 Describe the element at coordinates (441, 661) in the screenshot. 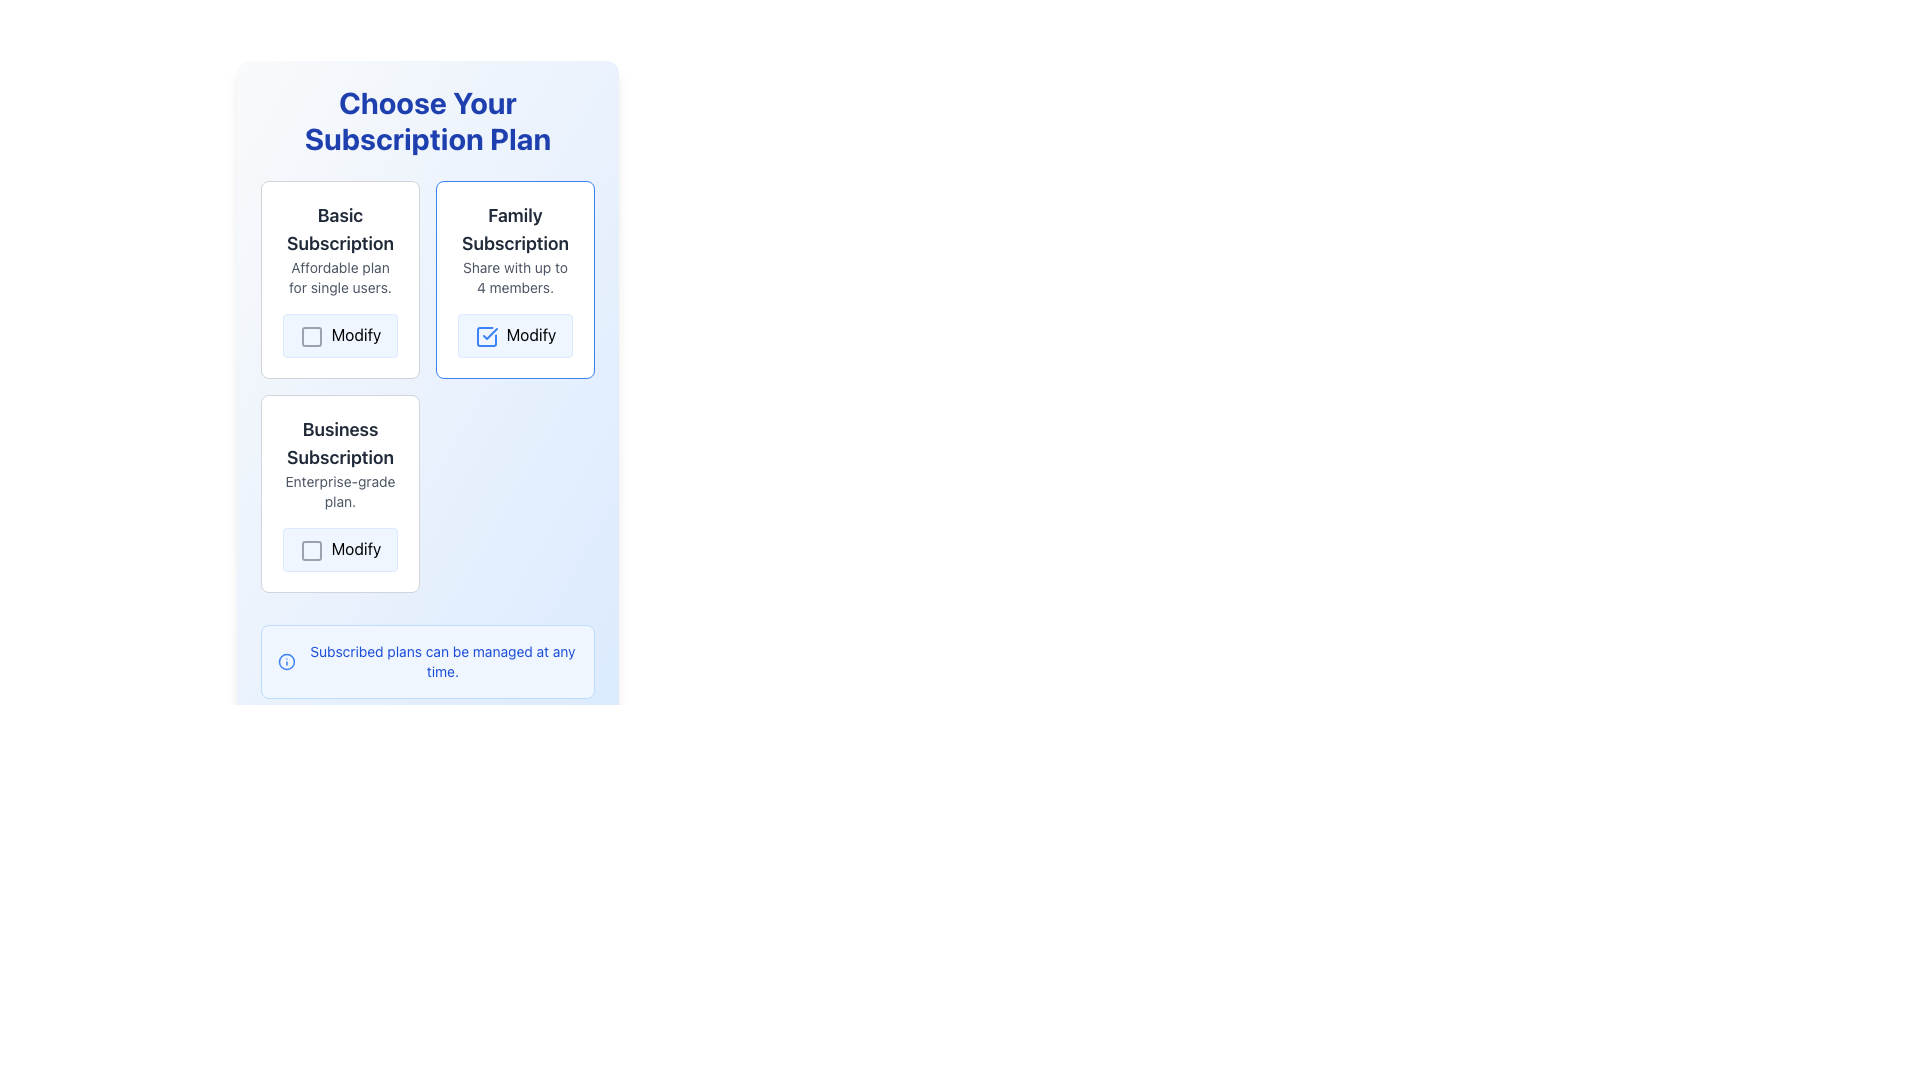

I see `the informational text that clarifies that subscribed plans are manageable at any time, located in a light blue notification box at the bottom of the interface` at that location.